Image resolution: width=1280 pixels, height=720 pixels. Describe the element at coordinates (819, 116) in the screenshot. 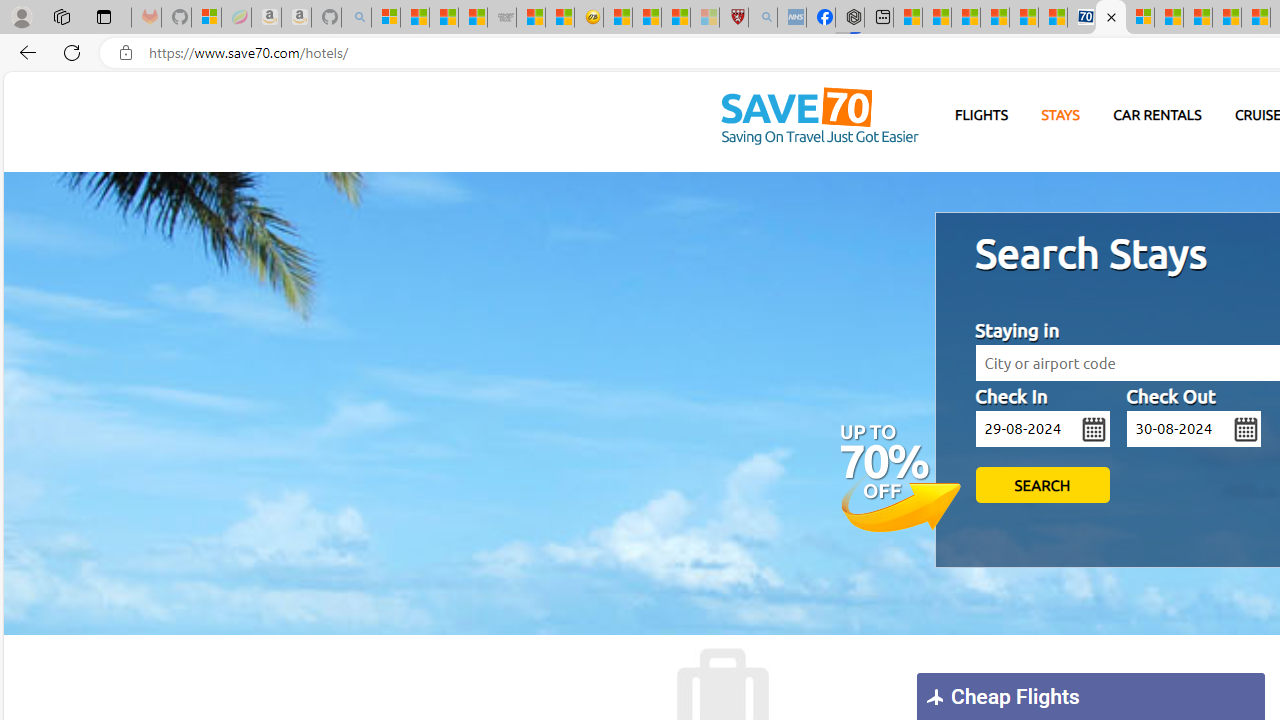

I see `'Homepage'` at that location.